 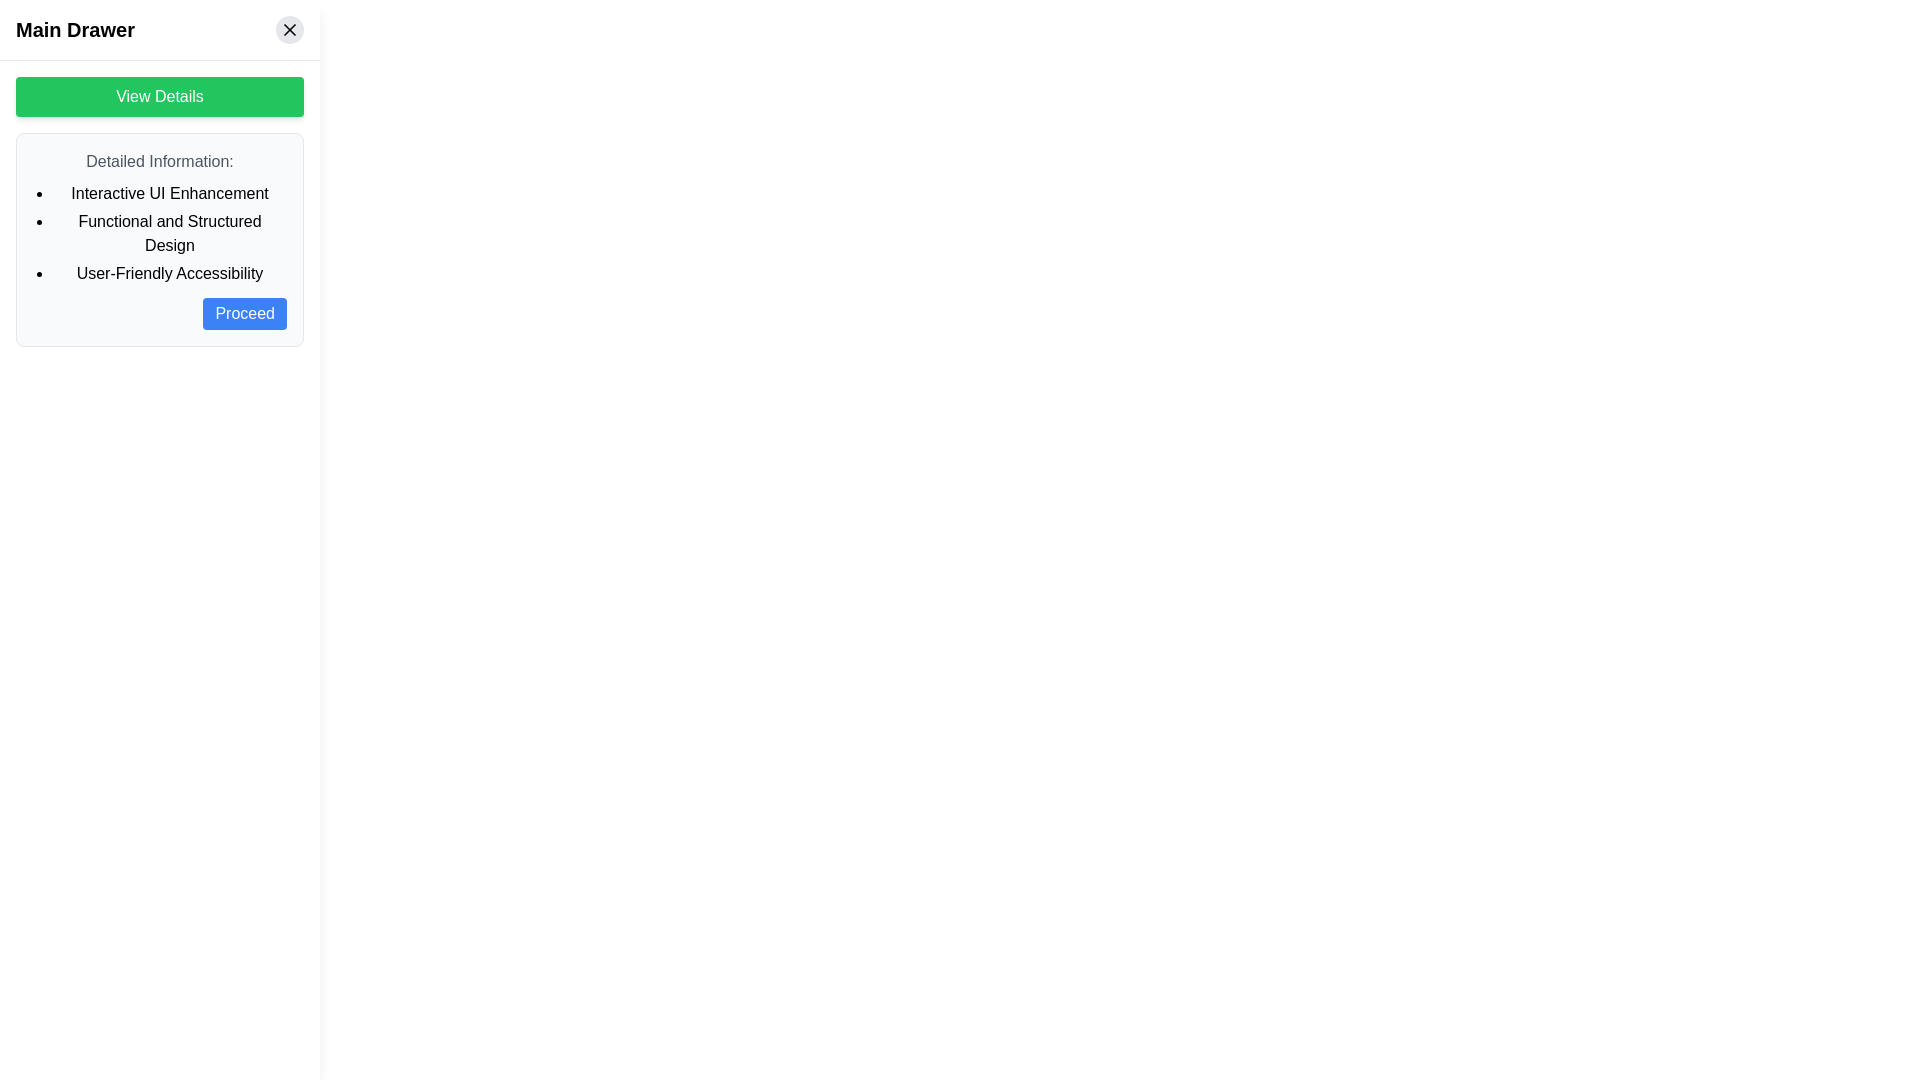 I want to click on the informational text item that contains 'User-Friendly Accessibility', which is the third item in the list under 'Detailed Information', so click(x=169, y=273).